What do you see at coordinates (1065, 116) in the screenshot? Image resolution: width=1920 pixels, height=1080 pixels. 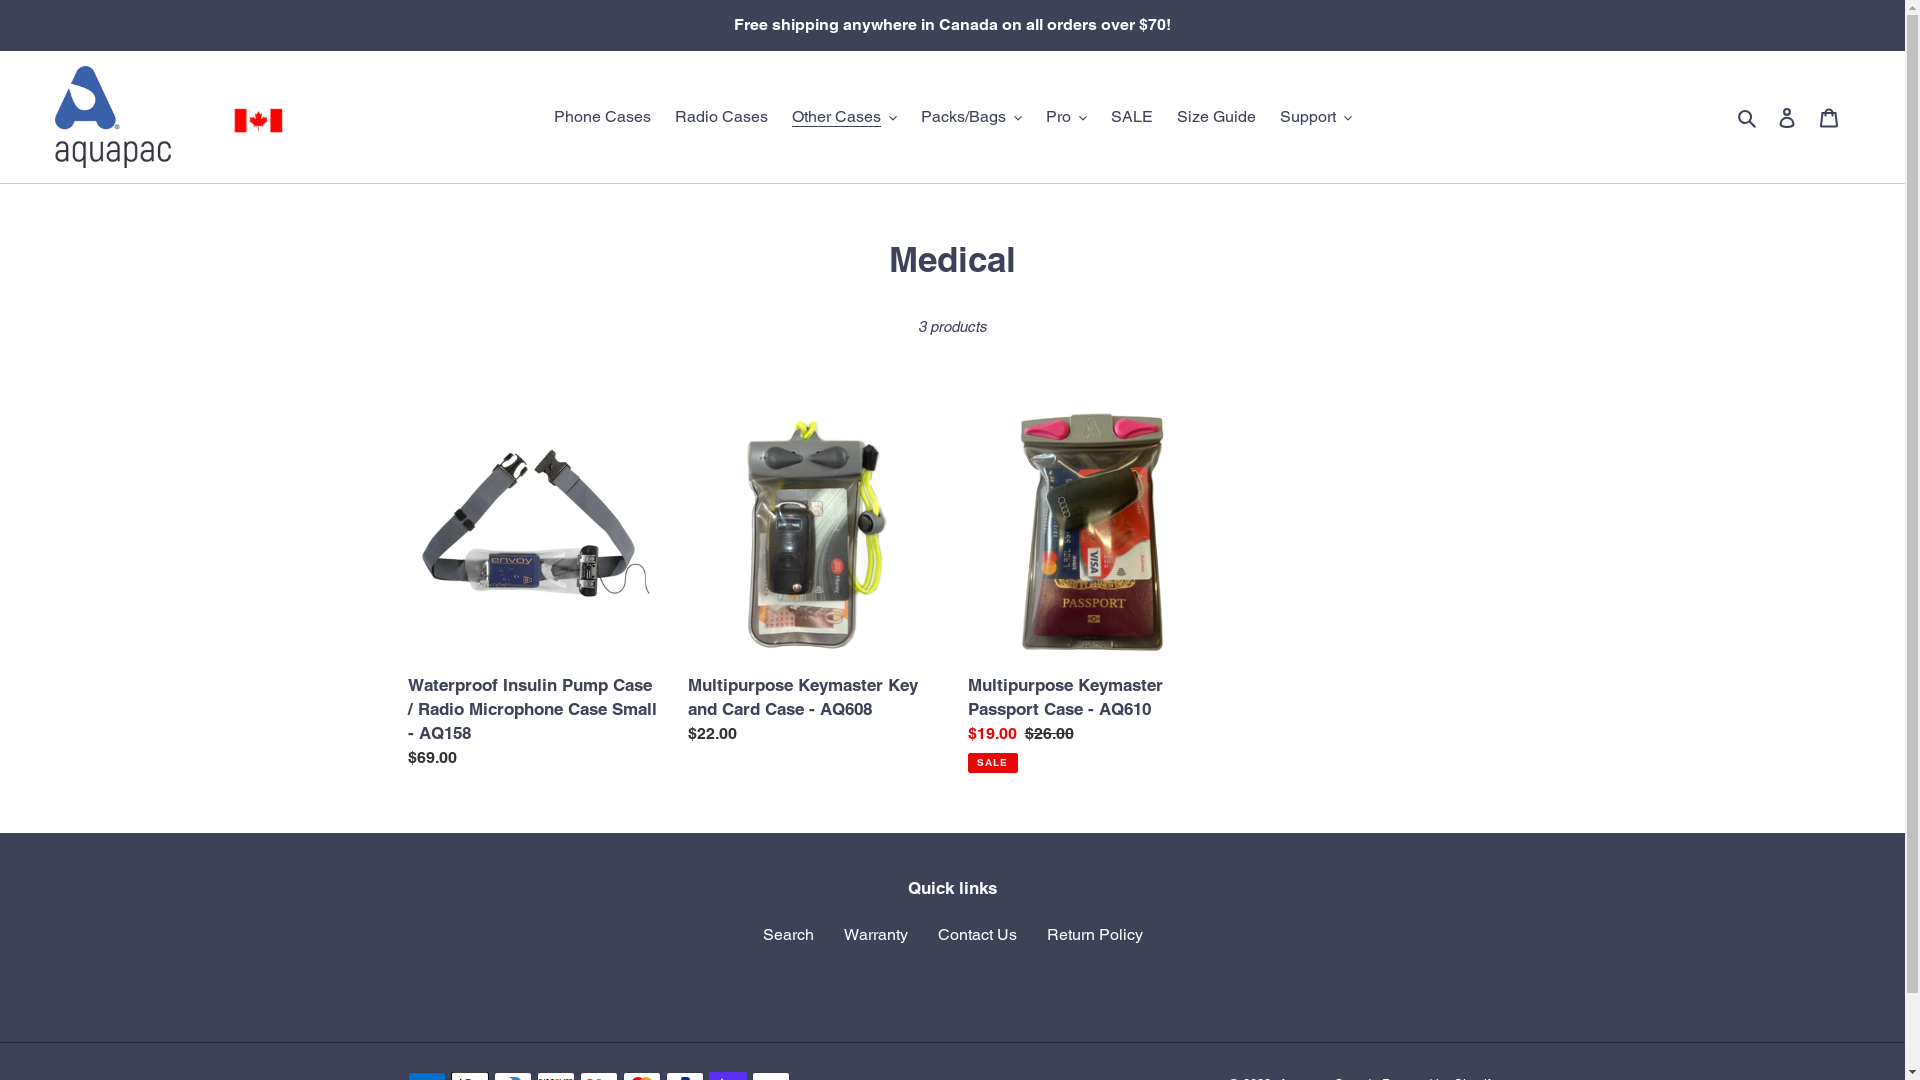 I see `'Pro'` at bounding box center [1065, 116].